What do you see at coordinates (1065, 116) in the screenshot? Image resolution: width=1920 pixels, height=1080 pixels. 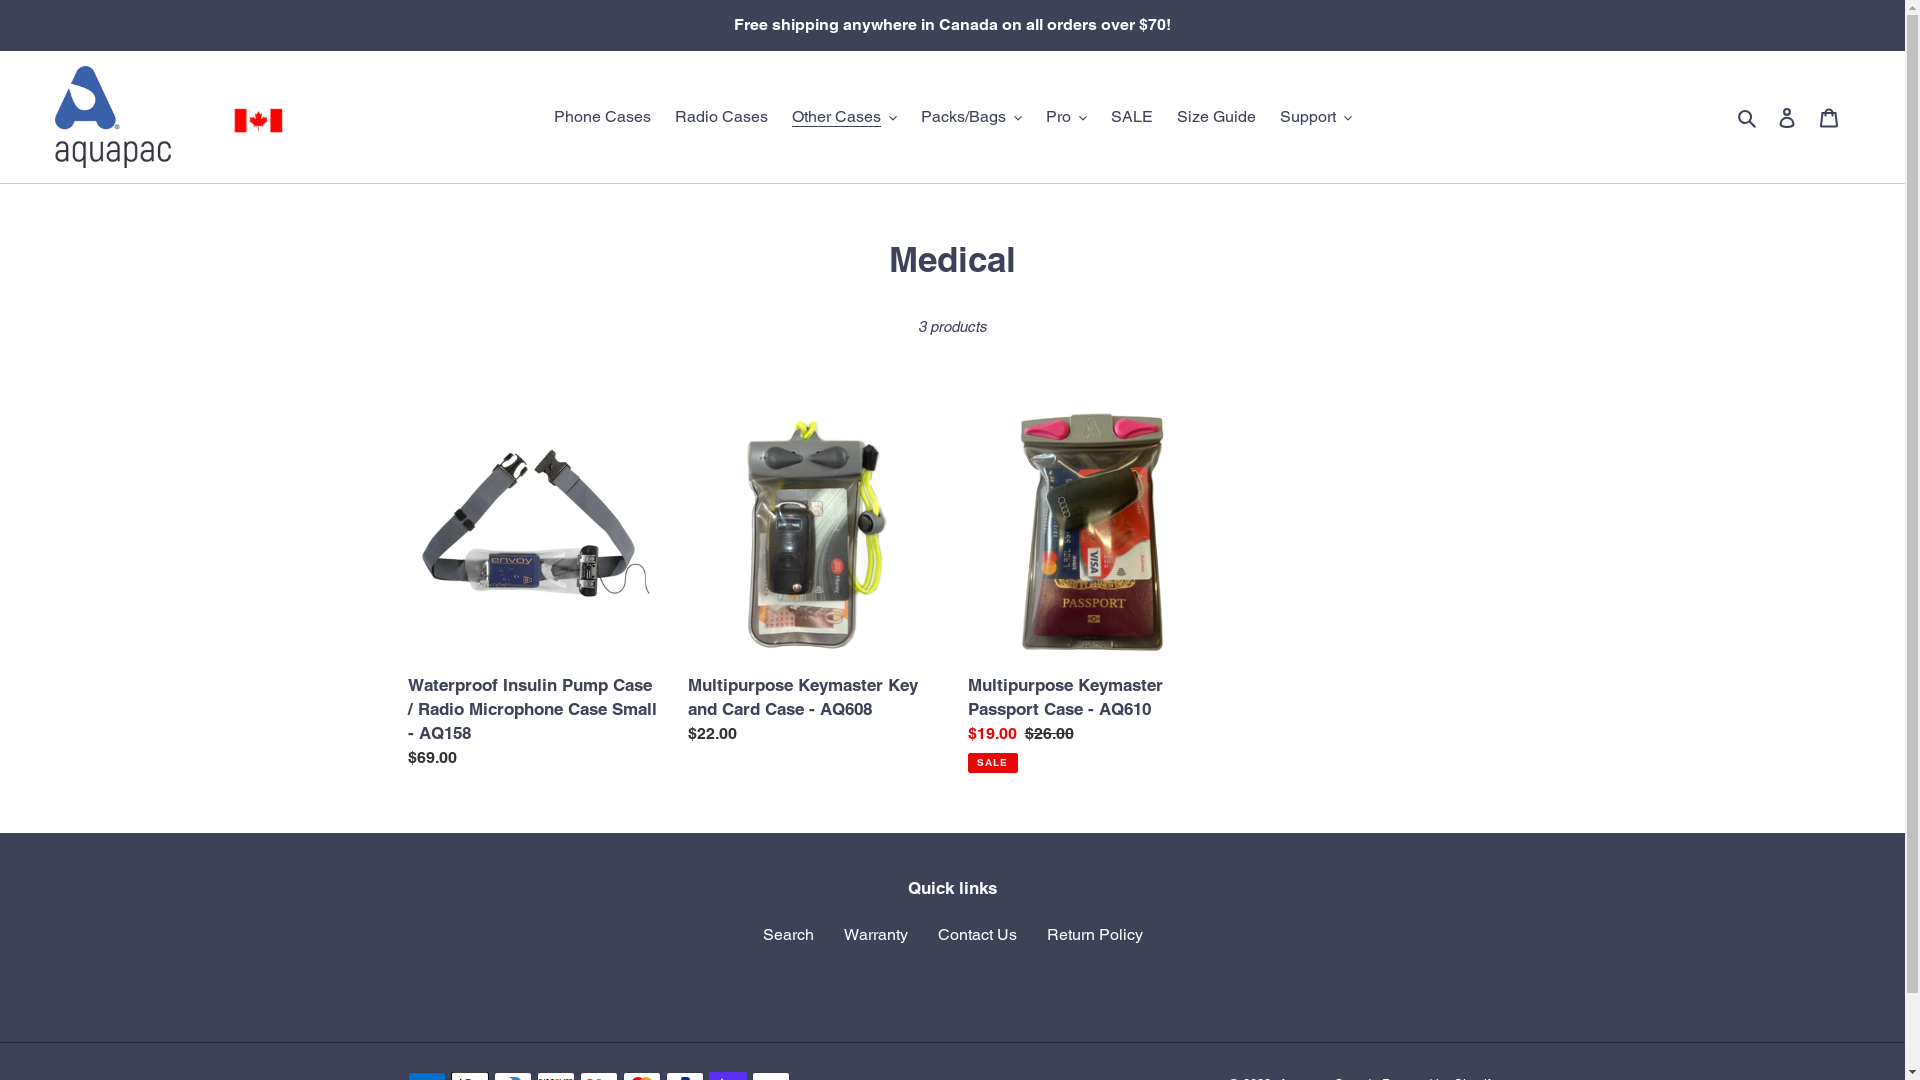 I see `'Pro'` at bounding box center [1065, 116].